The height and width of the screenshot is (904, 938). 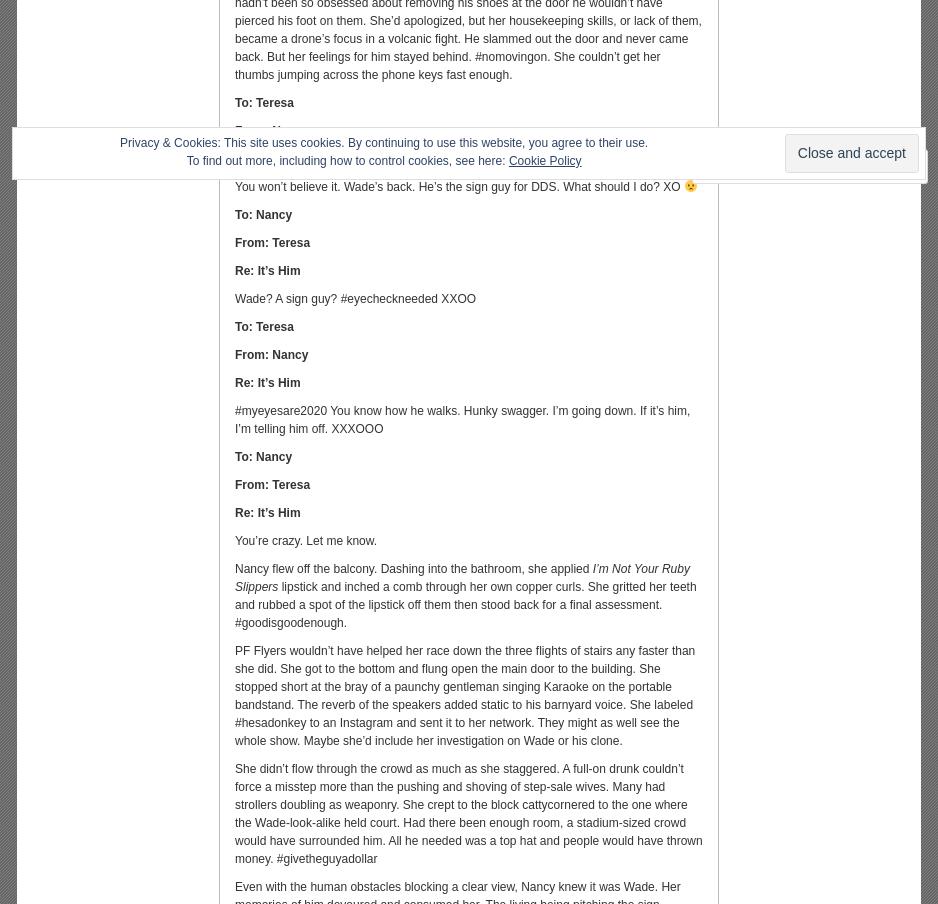 What do you see at coordinates (413, 567) in the screenshot?
I see `'Nancy flew off the balcony. Dashing into the bathroom, she applied'` at bounding box center [413, 567].